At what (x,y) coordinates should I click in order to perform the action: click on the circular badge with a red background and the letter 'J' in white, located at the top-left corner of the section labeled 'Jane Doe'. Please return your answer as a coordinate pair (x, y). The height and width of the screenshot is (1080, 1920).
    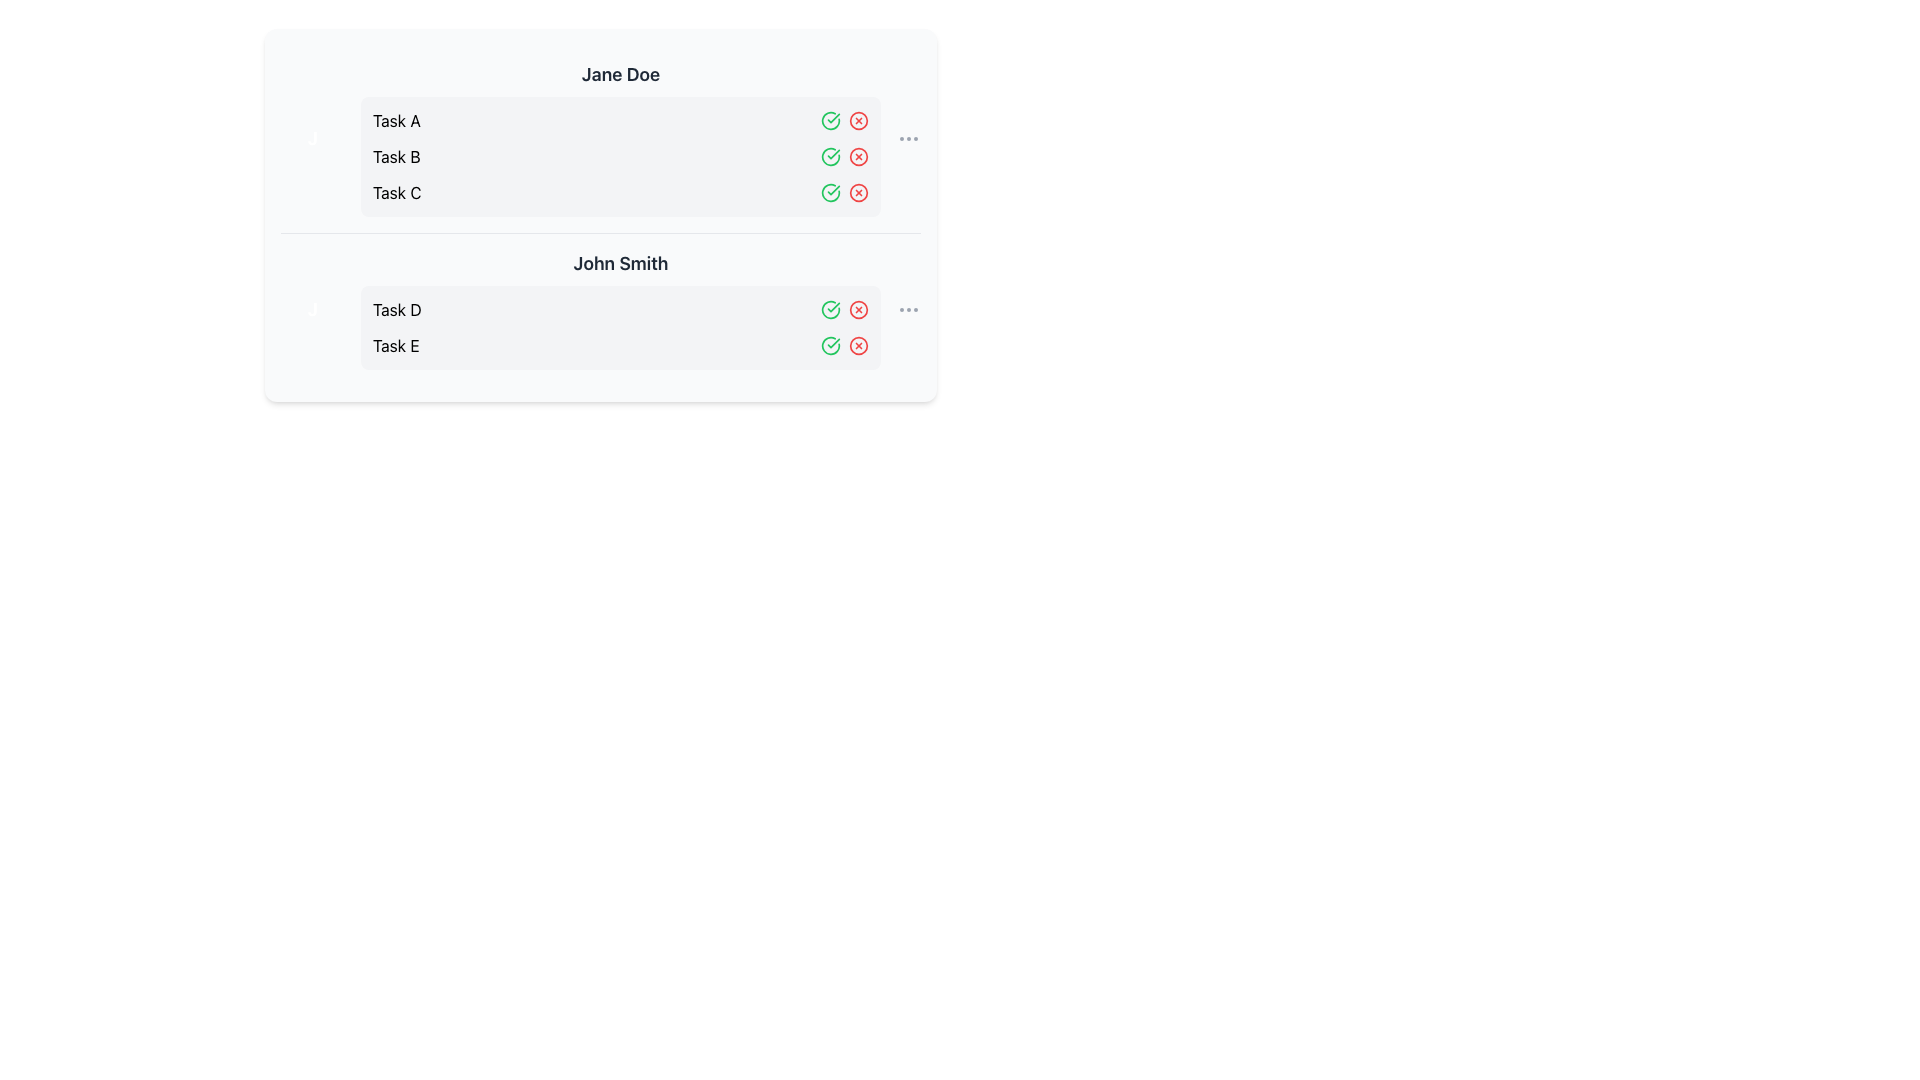
    Looking at the image, I should click on (311, 137).